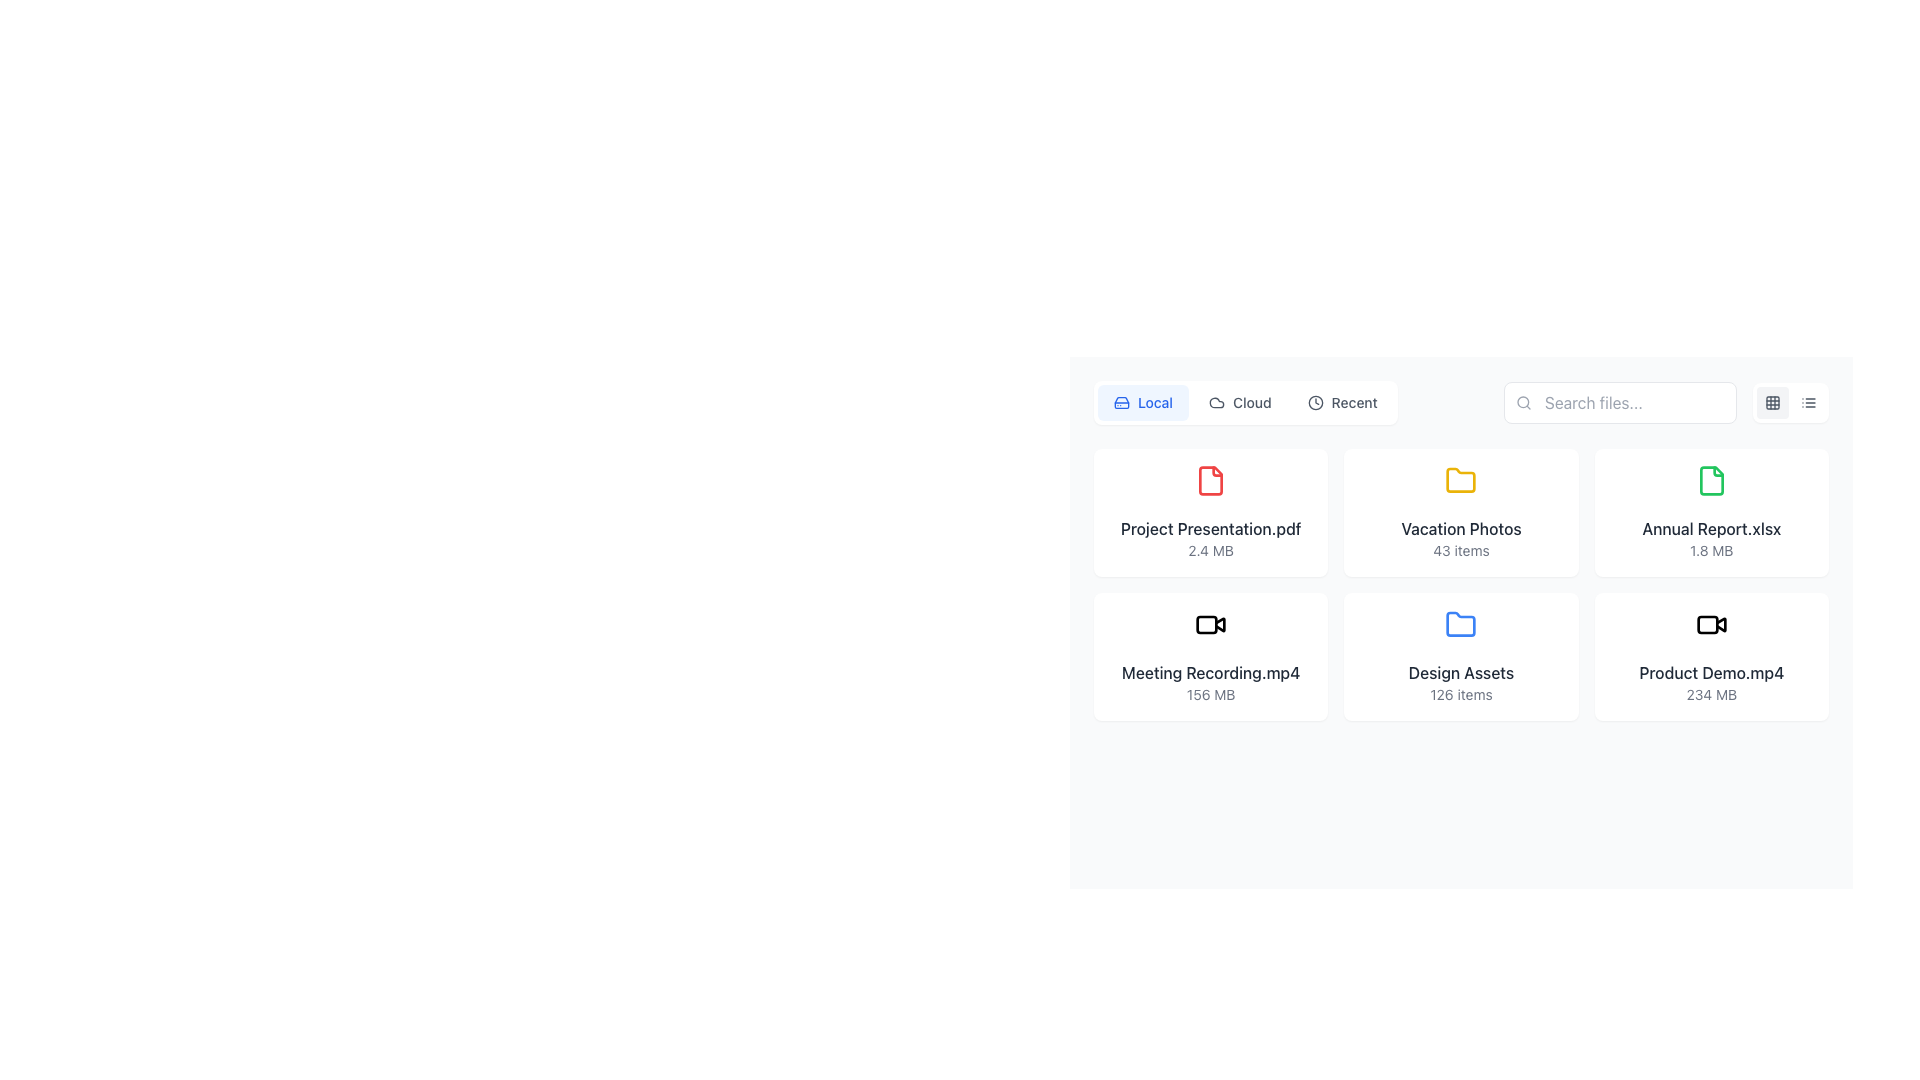  I want to click on the hard drive or storage device icon located in the upper section of the interface, near the 'Local,' 'Cloud,' and 'Recent' tabs, so click(1122, 402).